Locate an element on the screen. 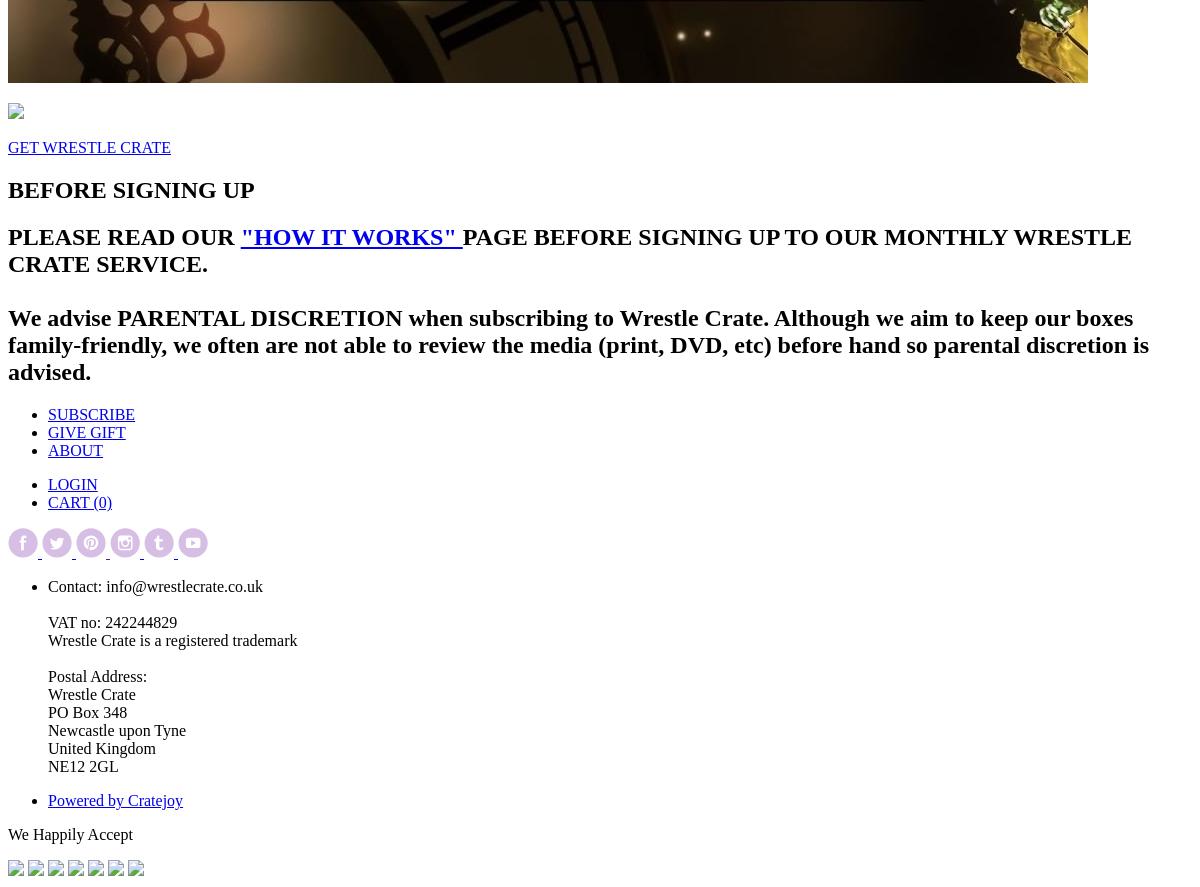  'PAGE BEFORE SIGNING UP TO OUR MONTHLY WRESTLE CRATE SERVICE.' is located at coordinates (569, 249).